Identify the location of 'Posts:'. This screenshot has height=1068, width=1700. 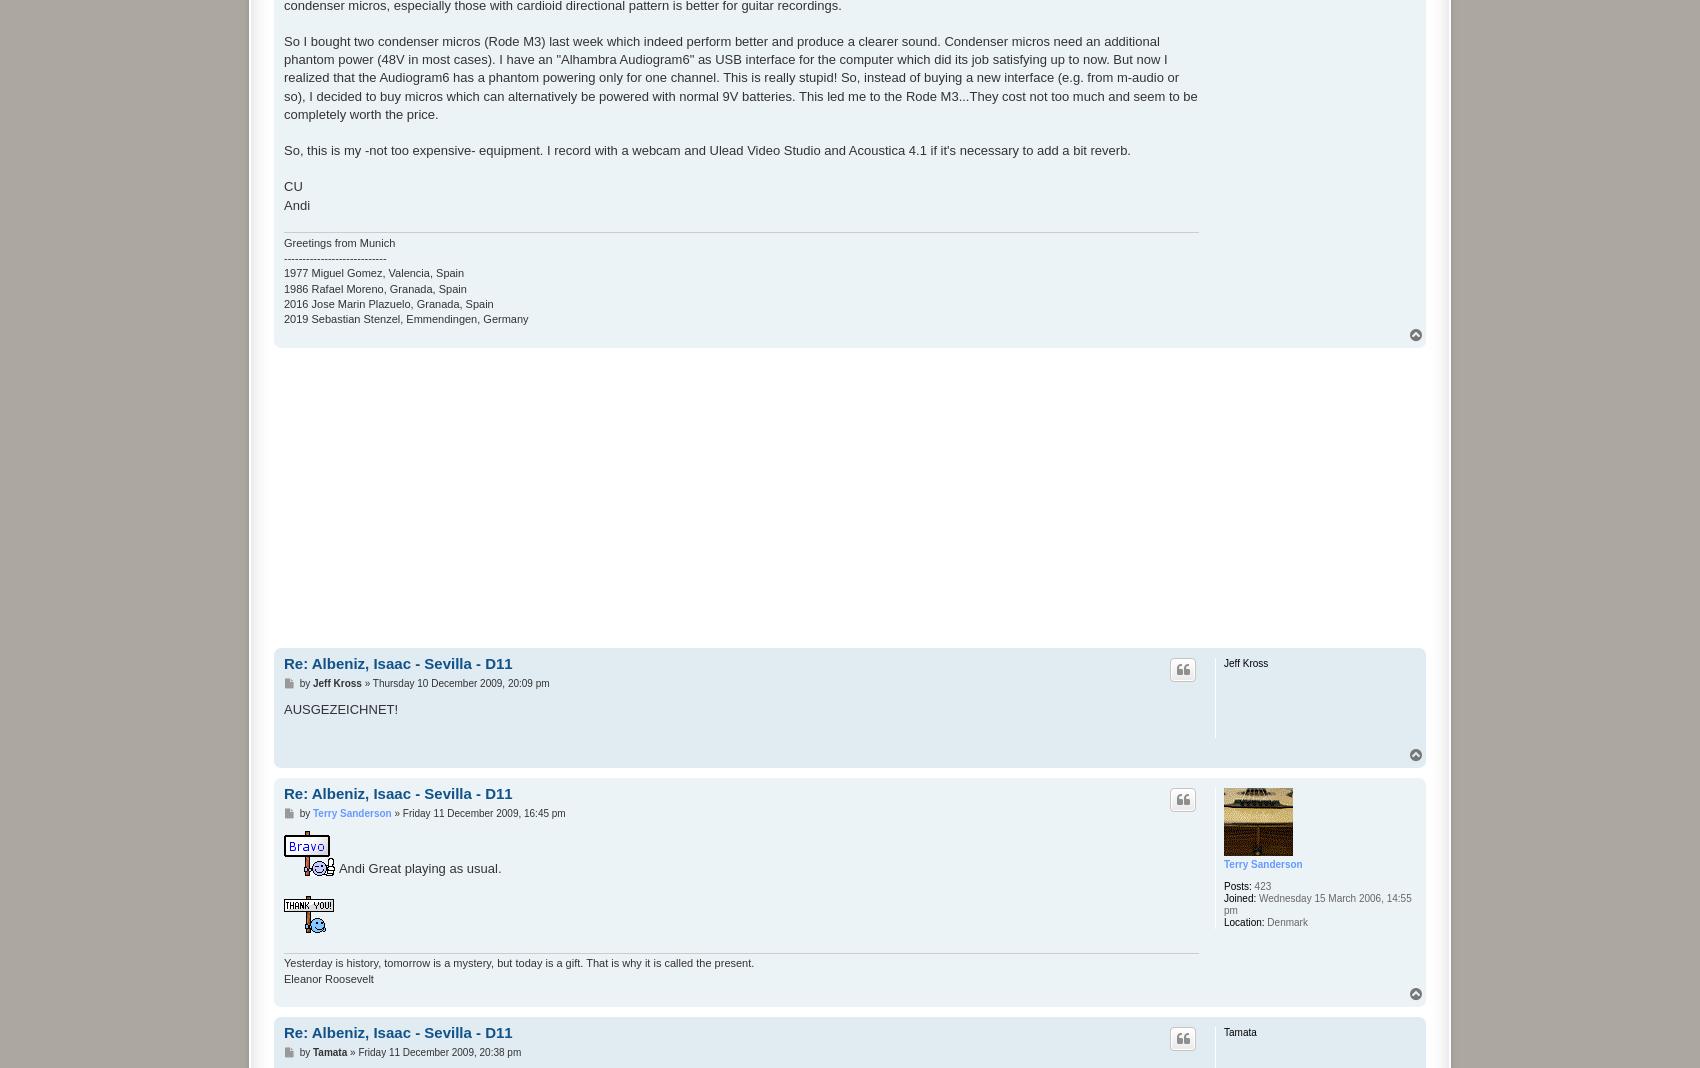
(1223, 884).